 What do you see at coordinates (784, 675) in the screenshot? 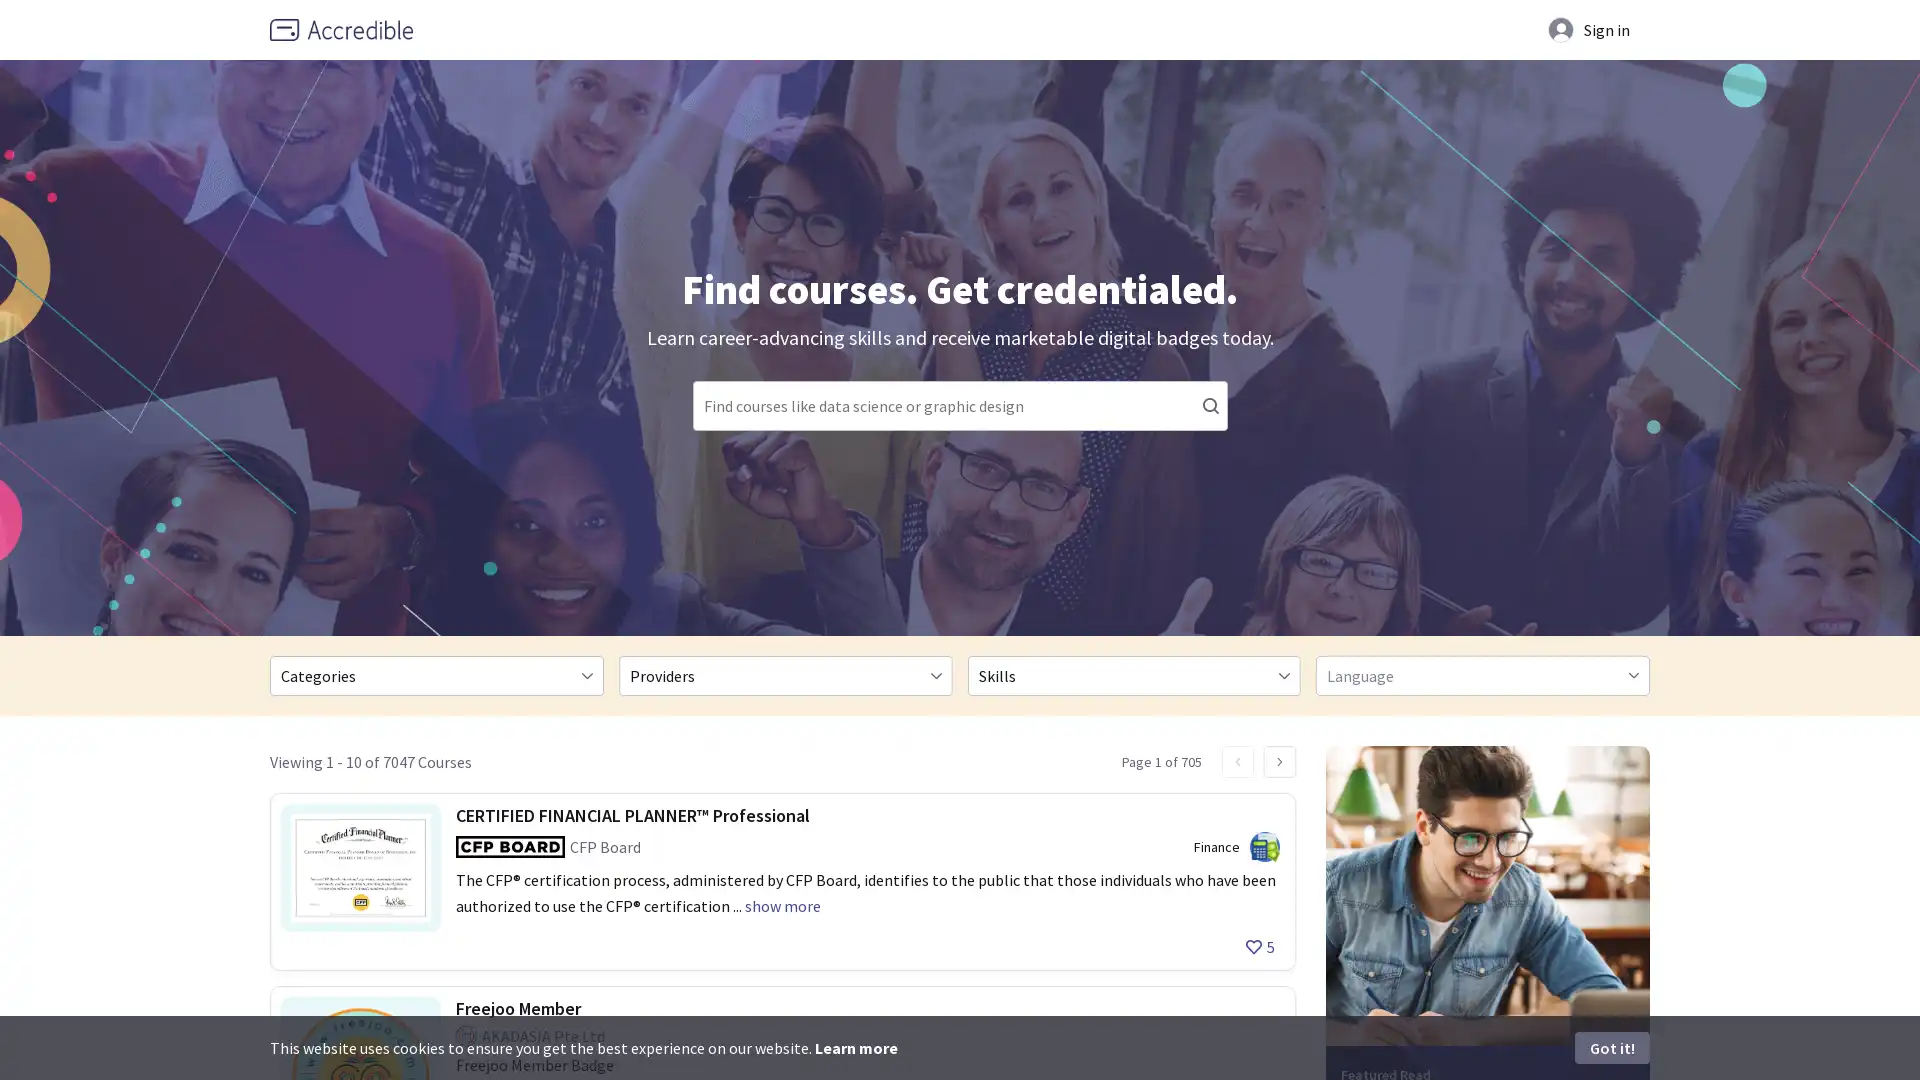
I see `Providers` at bounding box center [784, 675].